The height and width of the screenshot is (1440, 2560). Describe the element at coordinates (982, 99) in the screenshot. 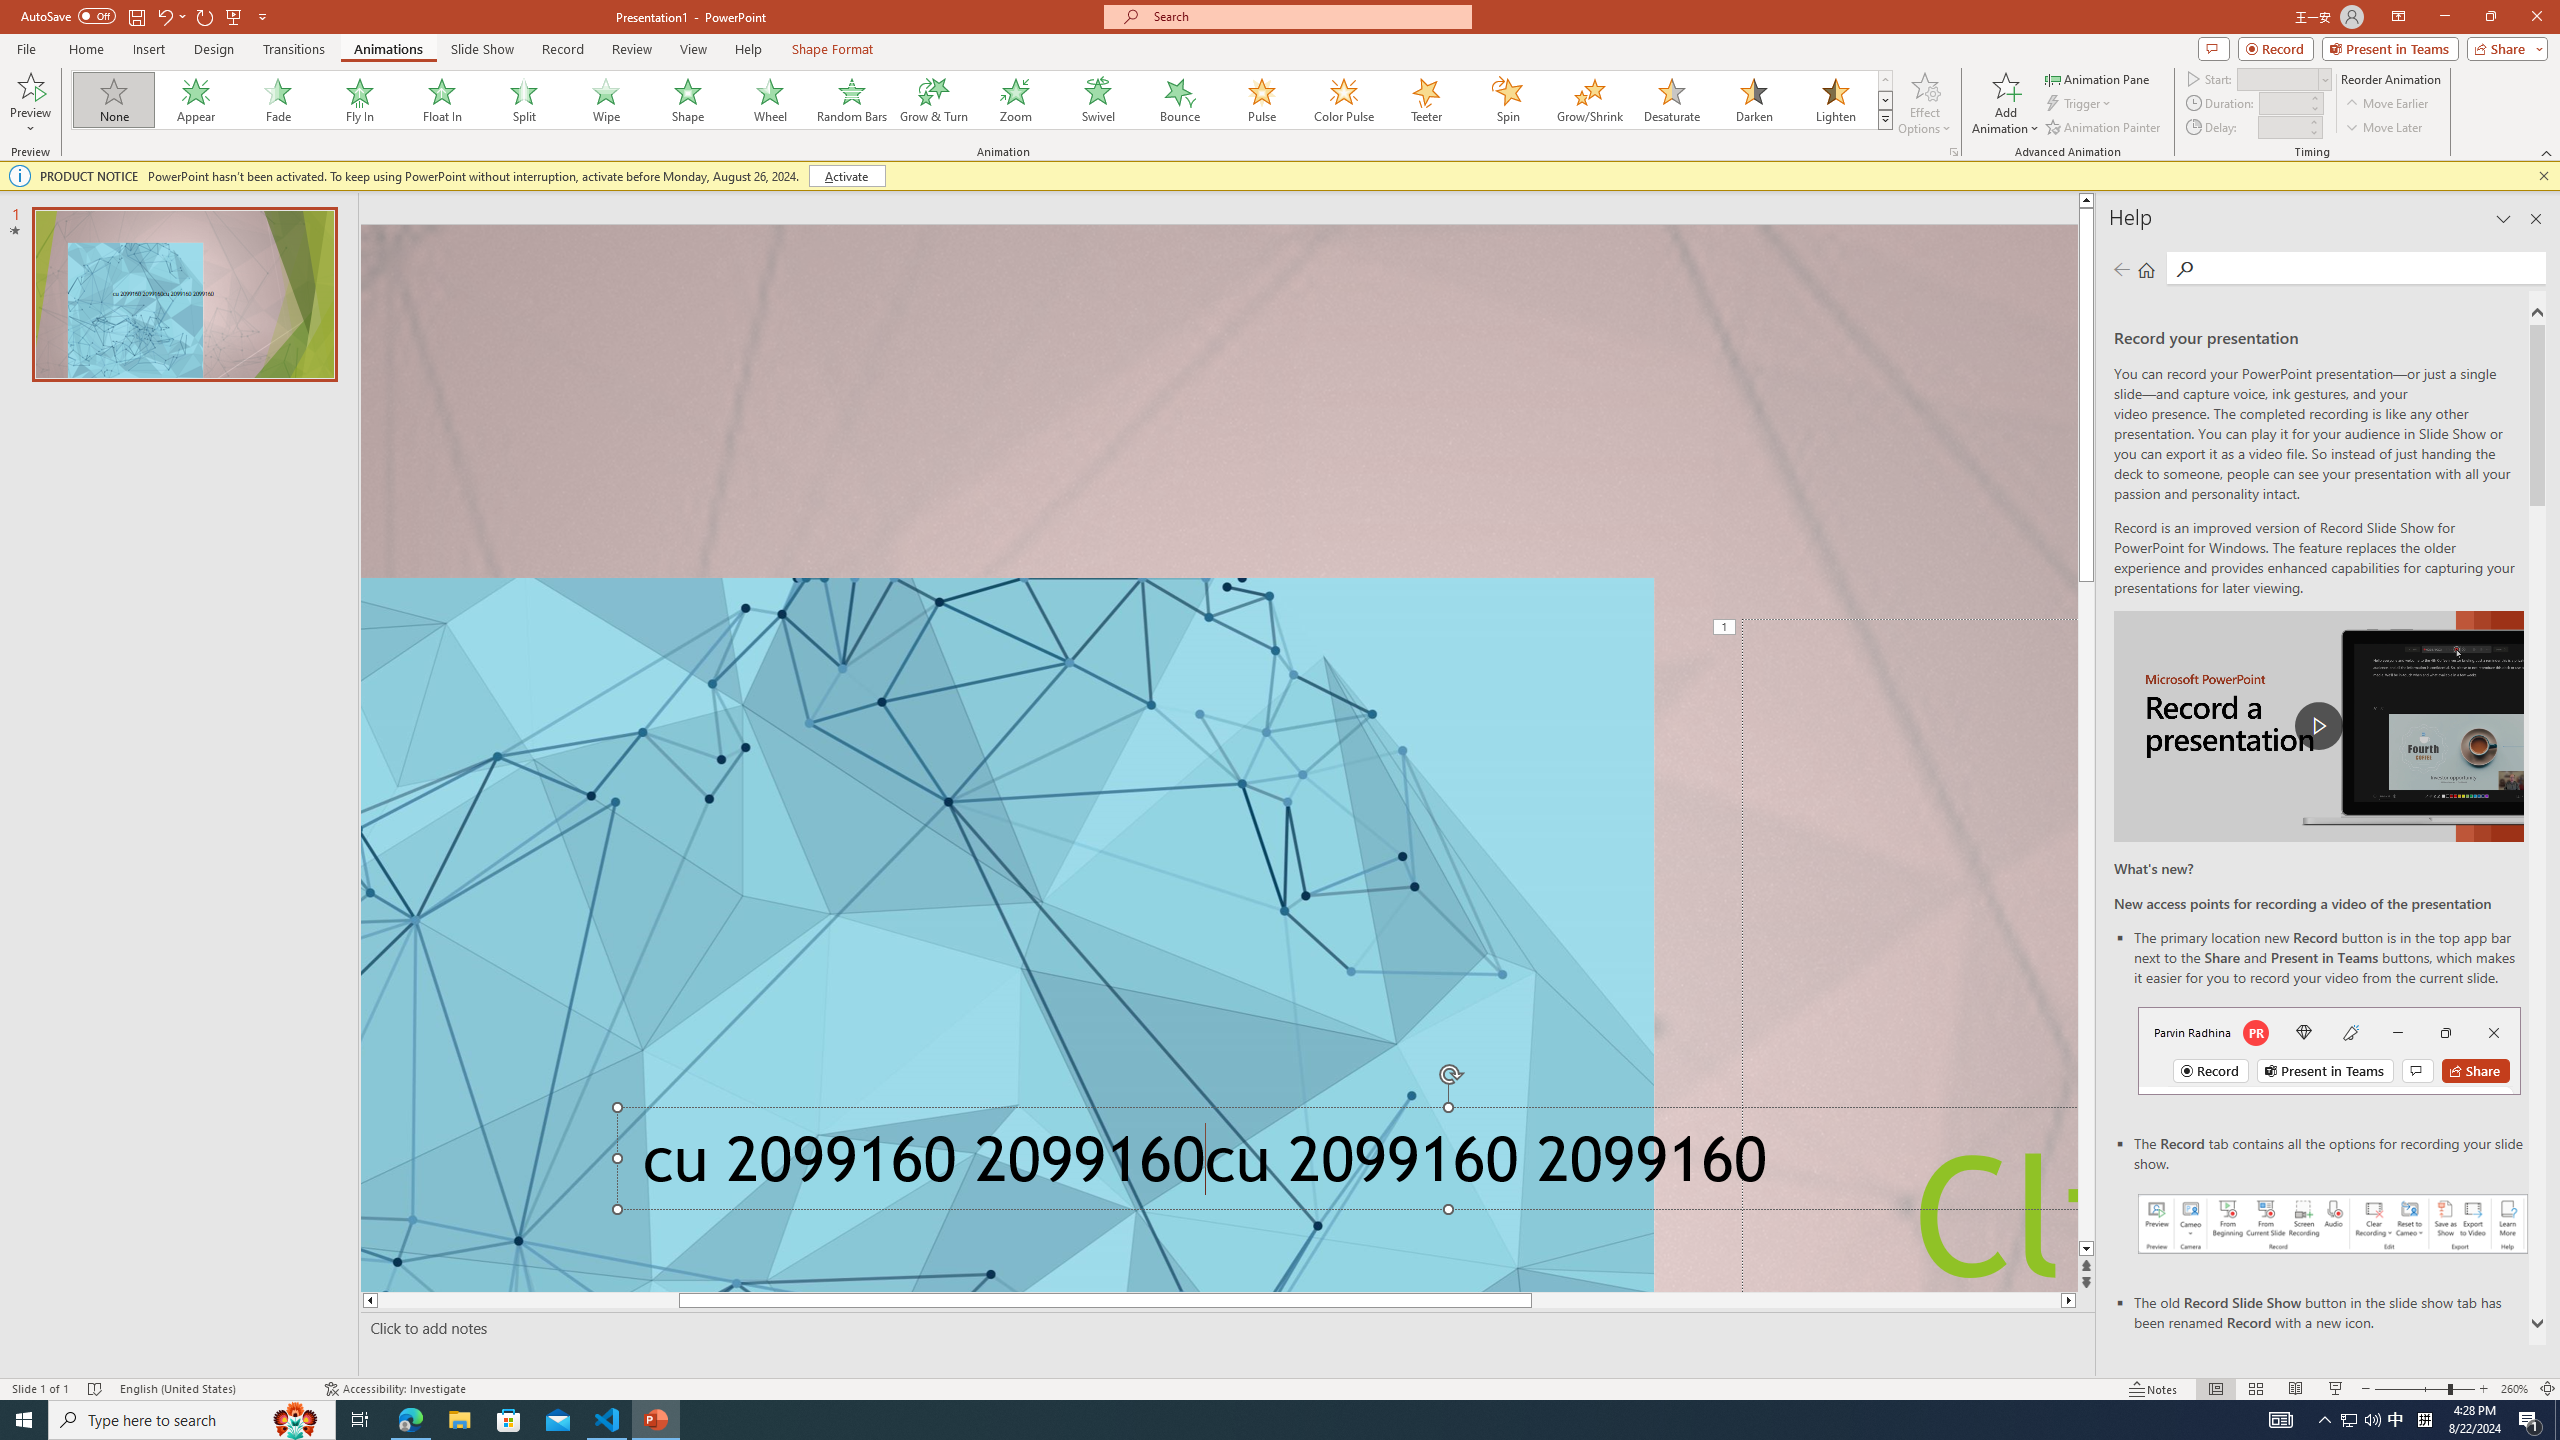

I see `'AutomationID: AnimationGallery'` at that location.